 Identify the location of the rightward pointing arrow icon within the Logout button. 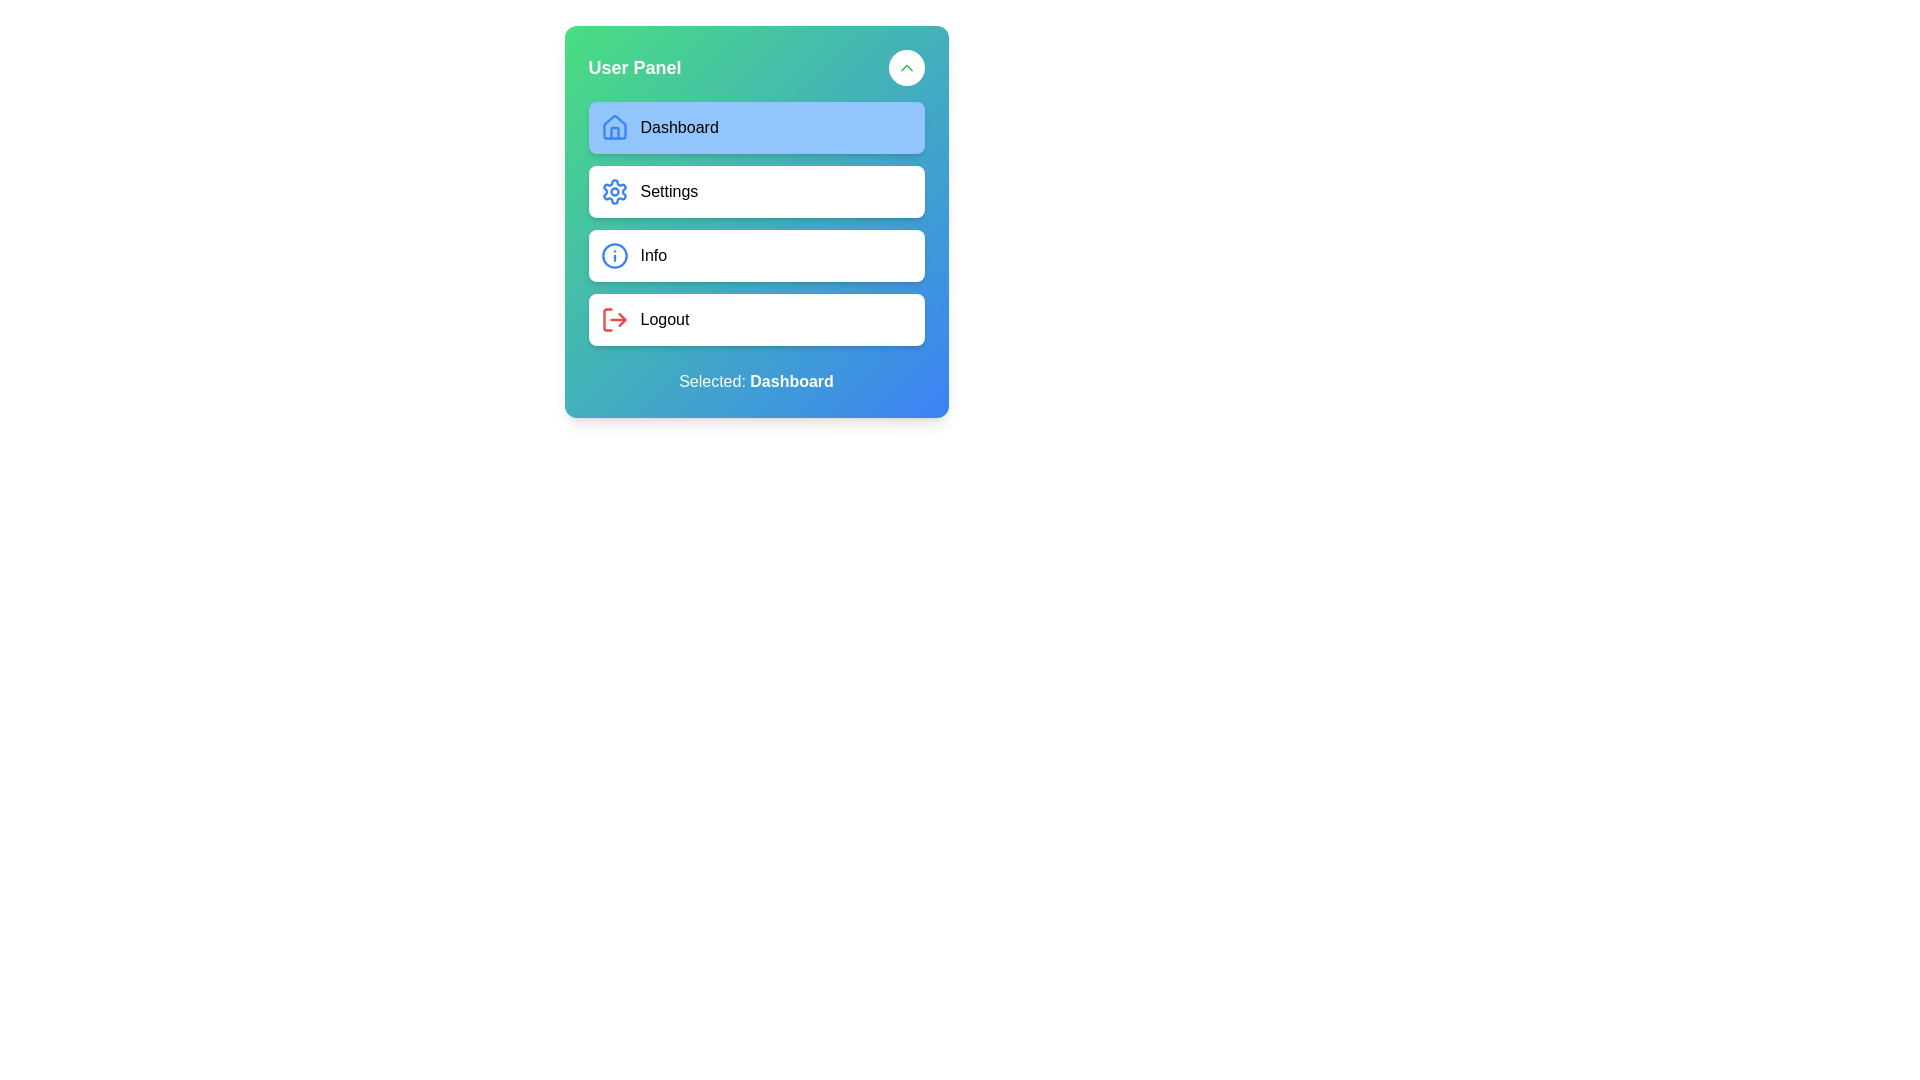
(621, 319).